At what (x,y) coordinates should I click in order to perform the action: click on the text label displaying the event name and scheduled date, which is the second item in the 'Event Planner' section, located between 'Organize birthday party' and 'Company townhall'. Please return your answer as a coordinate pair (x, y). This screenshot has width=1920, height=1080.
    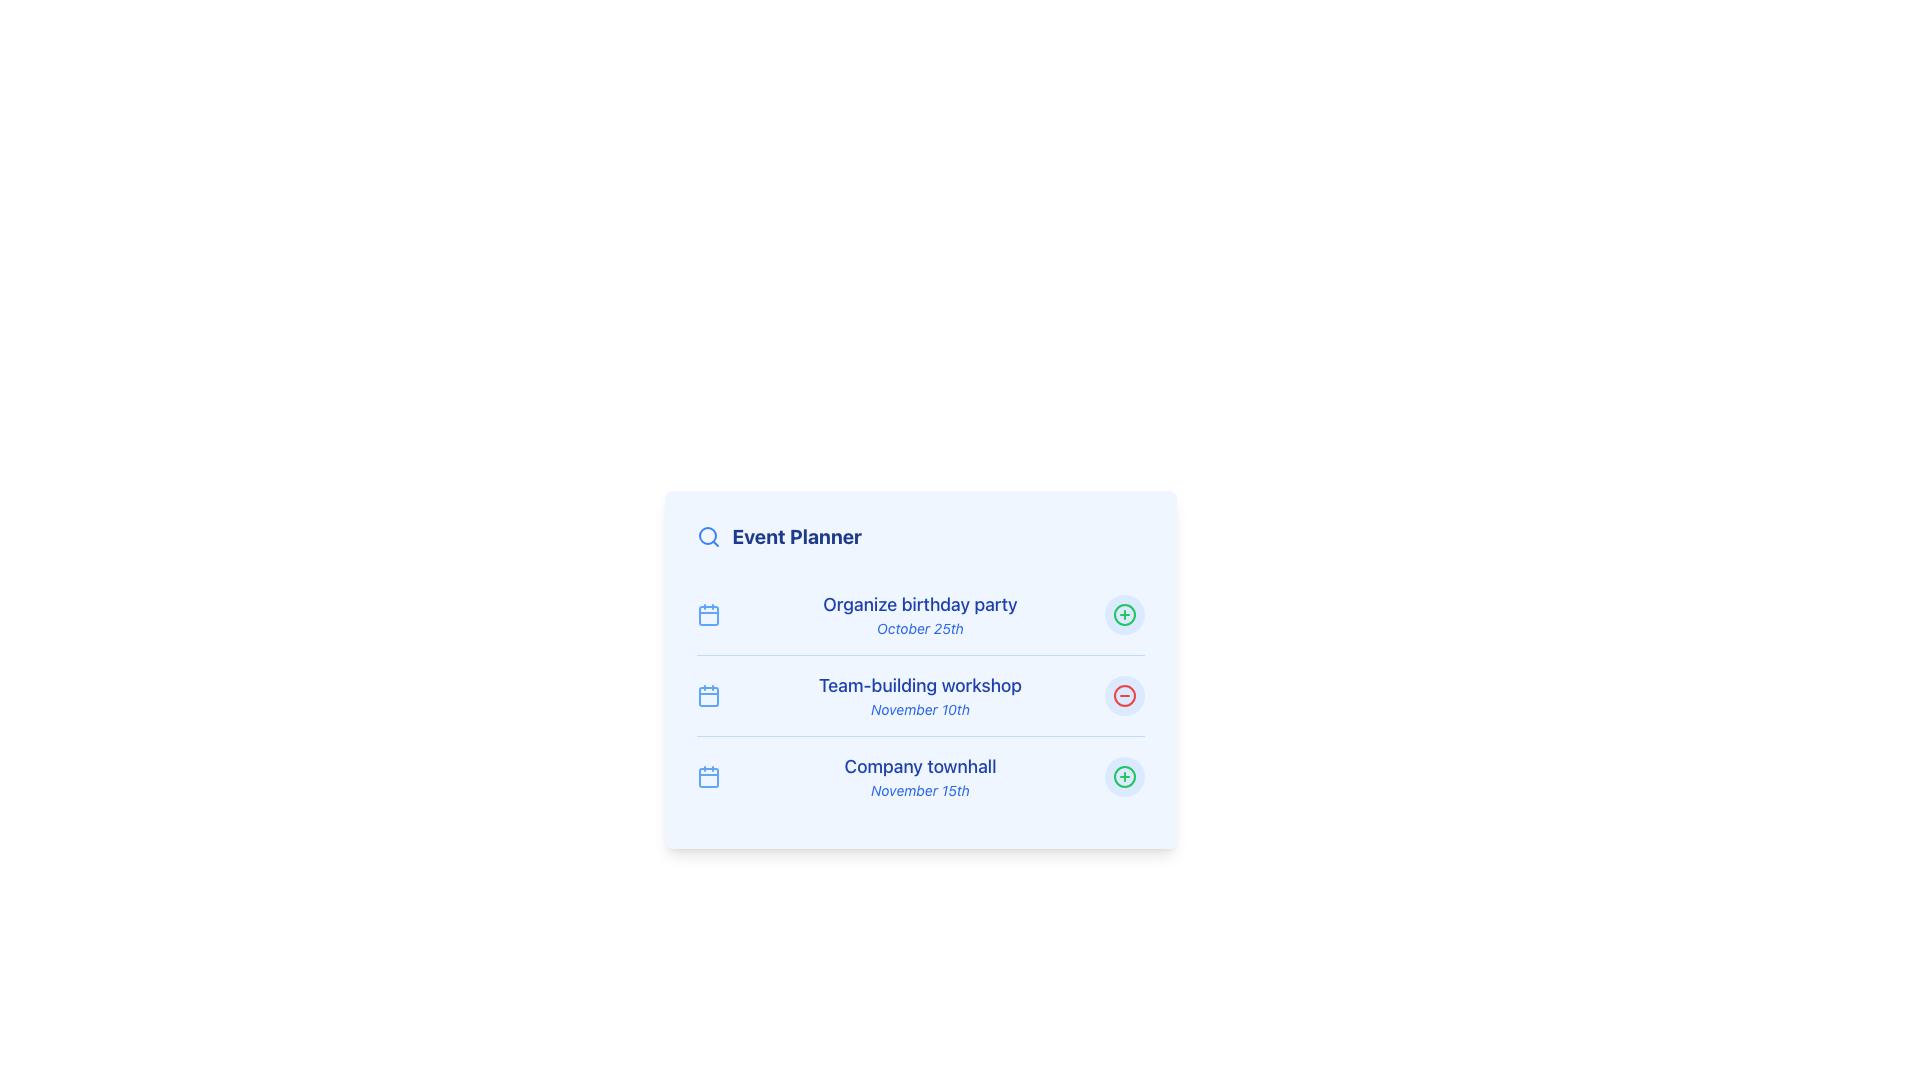
    Looking at the image, I should click on (919, 694).